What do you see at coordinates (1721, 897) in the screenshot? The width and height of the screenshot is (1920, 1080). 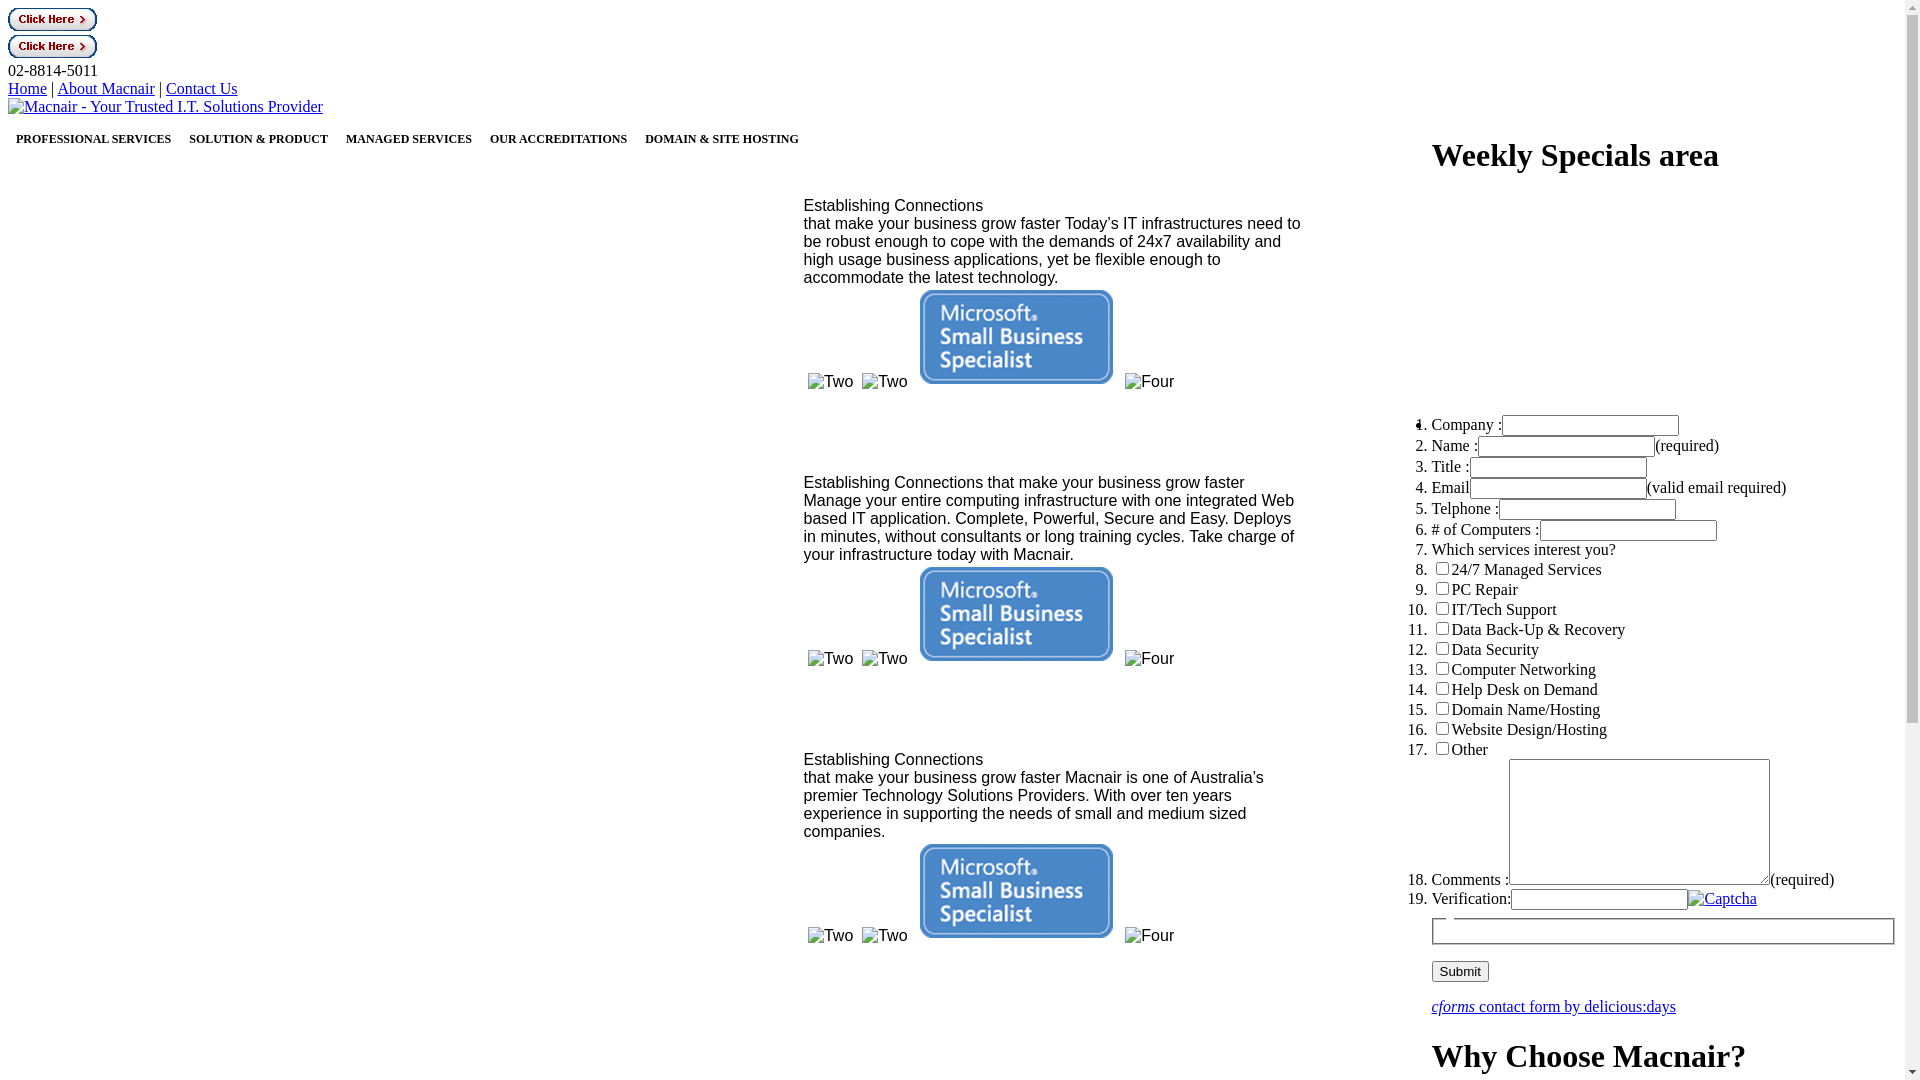 I see `'reset captcha image'` at bounding box center [1721, 897].